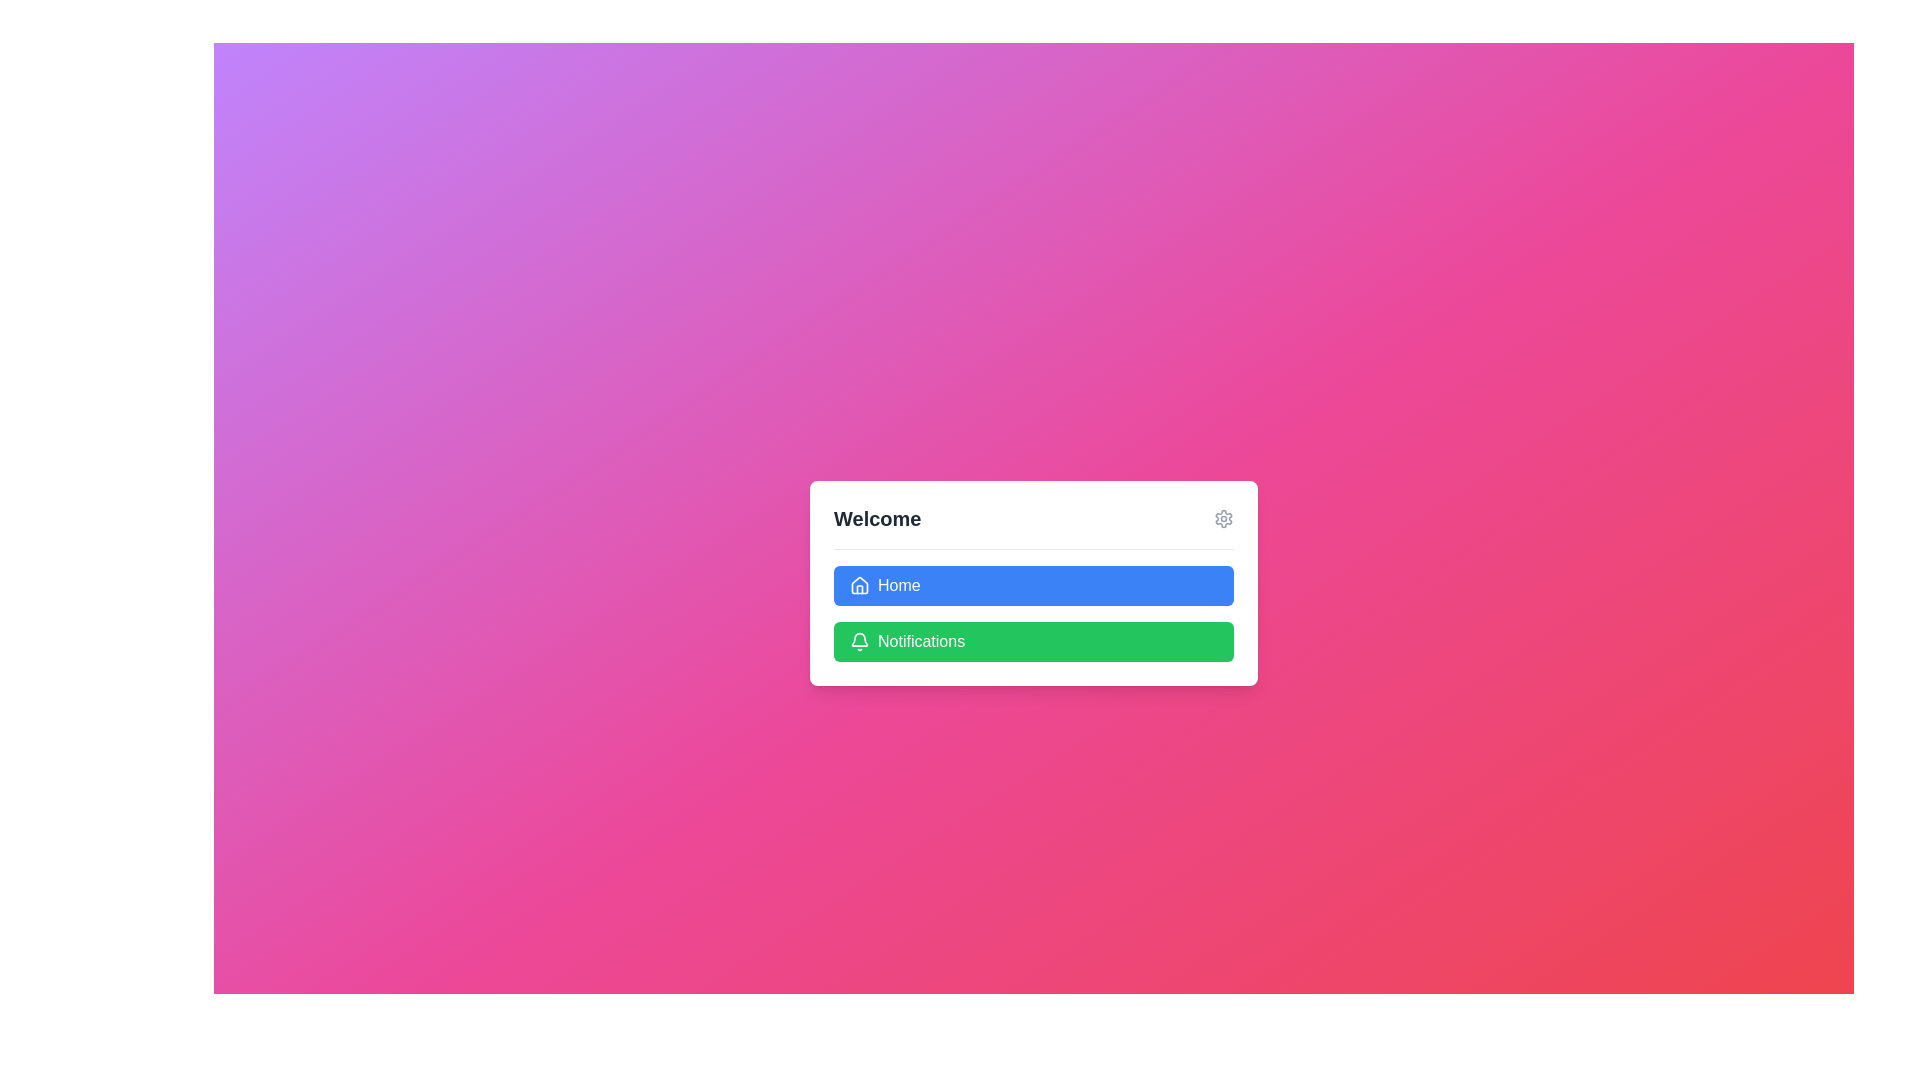 Image resolution: width=1920 pixels, height=1080 pixels. What do you see at coordinates (859, 585) in the screenshot?
I see `the house icon located within the 'Home' button, which is styled with rounded lines and rendered in white against a blue background` at bounding box center [859, 585].